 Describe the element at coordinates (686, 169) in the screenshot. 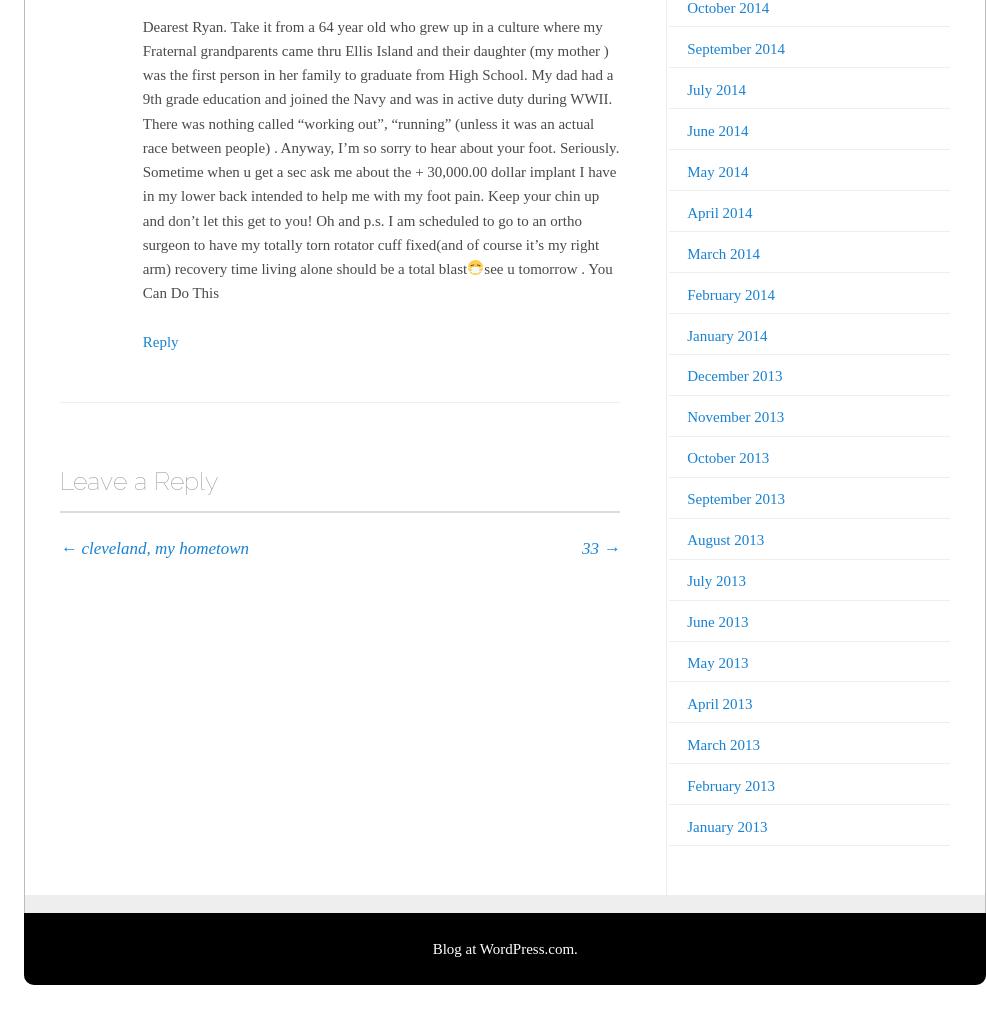

I see `'May 2014'` at that location.